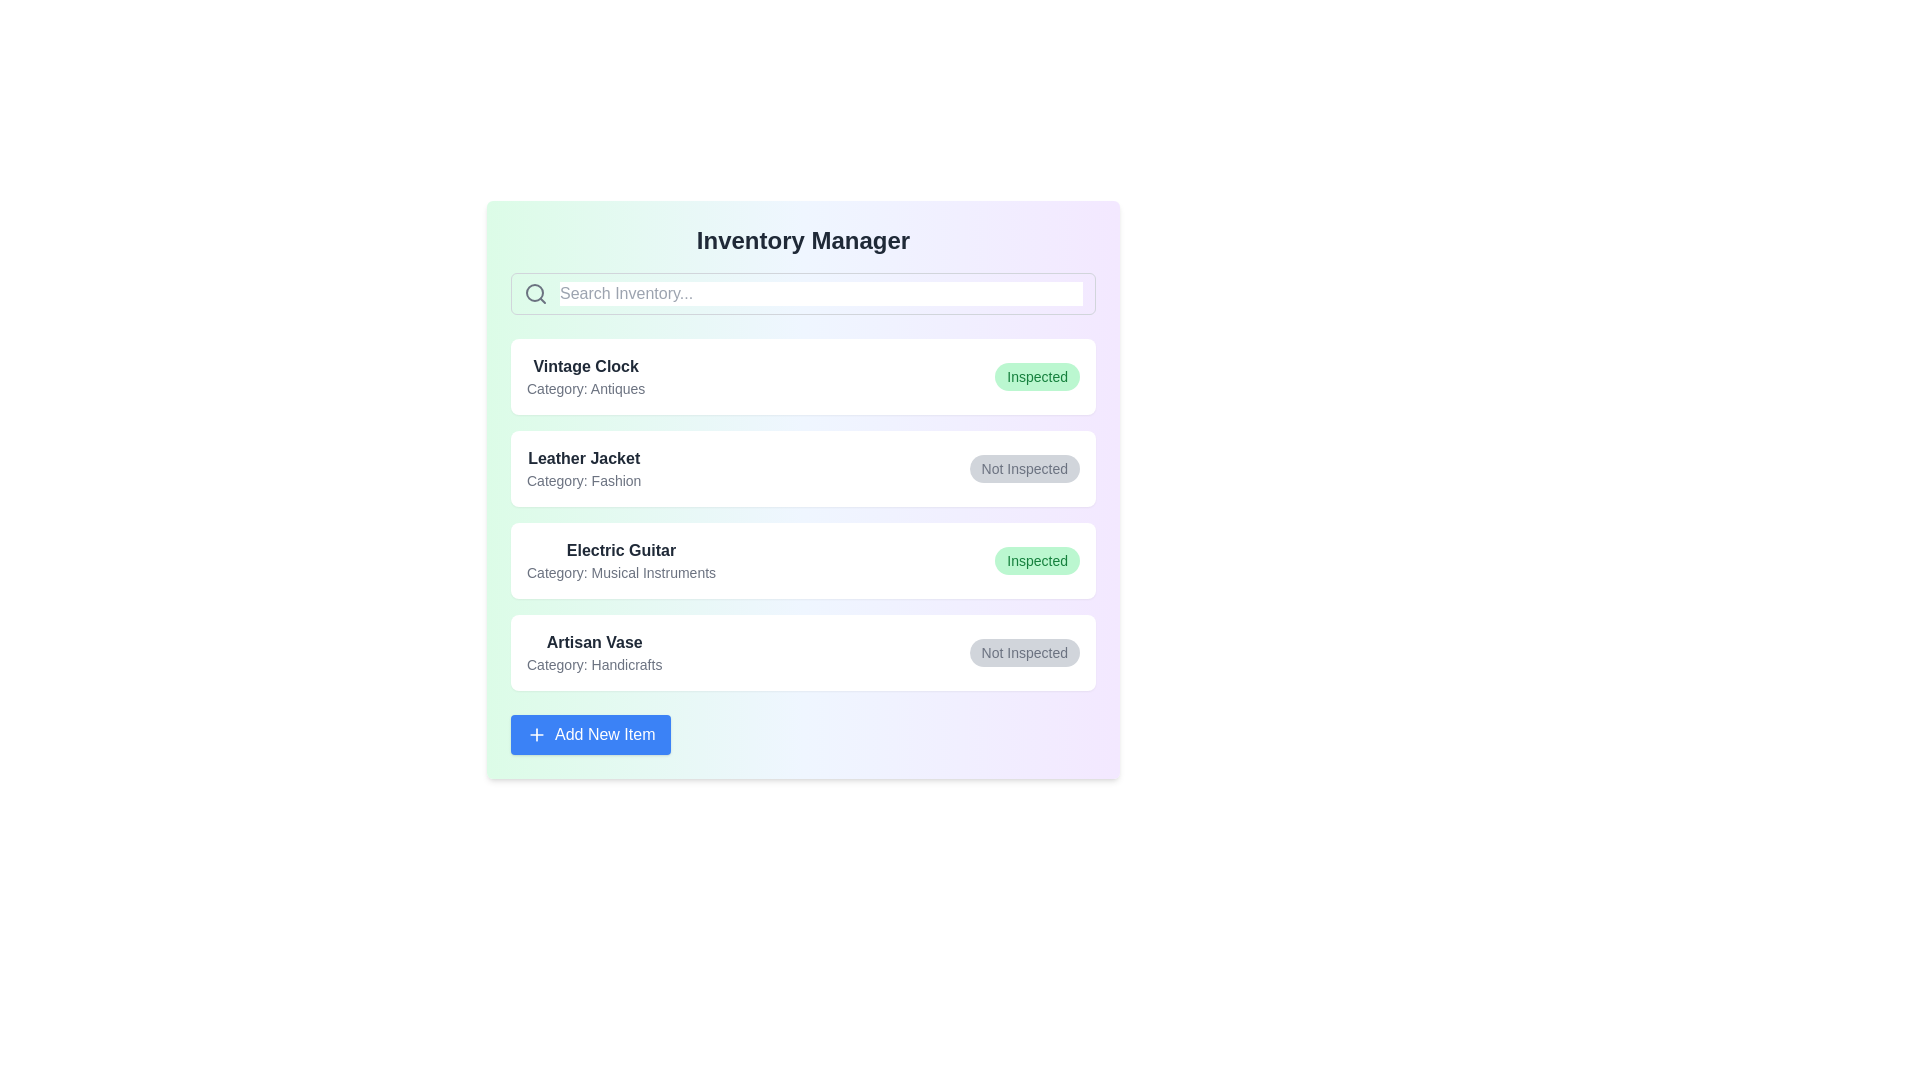 This screenshot has width=1920, height=1080. Describe the element at coordinates (803, 560) in the screenshot. I see `the item Electric Guitar to explore its hover effects` at that location.